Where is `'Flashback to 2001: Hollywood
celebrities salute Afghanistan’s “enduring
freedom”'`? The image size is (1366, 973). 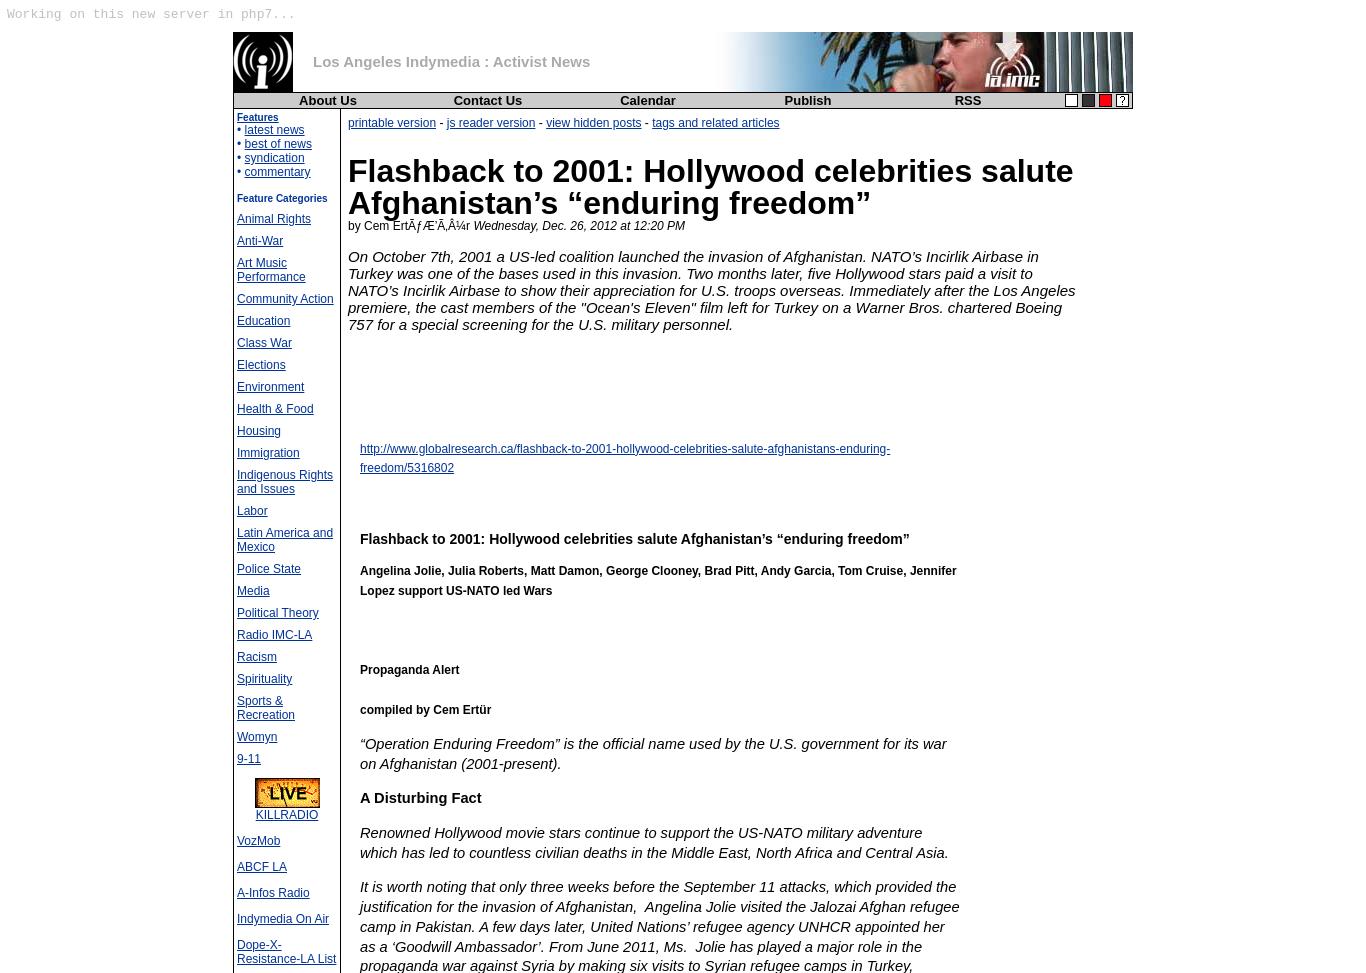 'Flashback to 2001: Hollywood
celebrities salute Afghanistan’s “enduring
freedom”' is located at coordinates (633, 538).